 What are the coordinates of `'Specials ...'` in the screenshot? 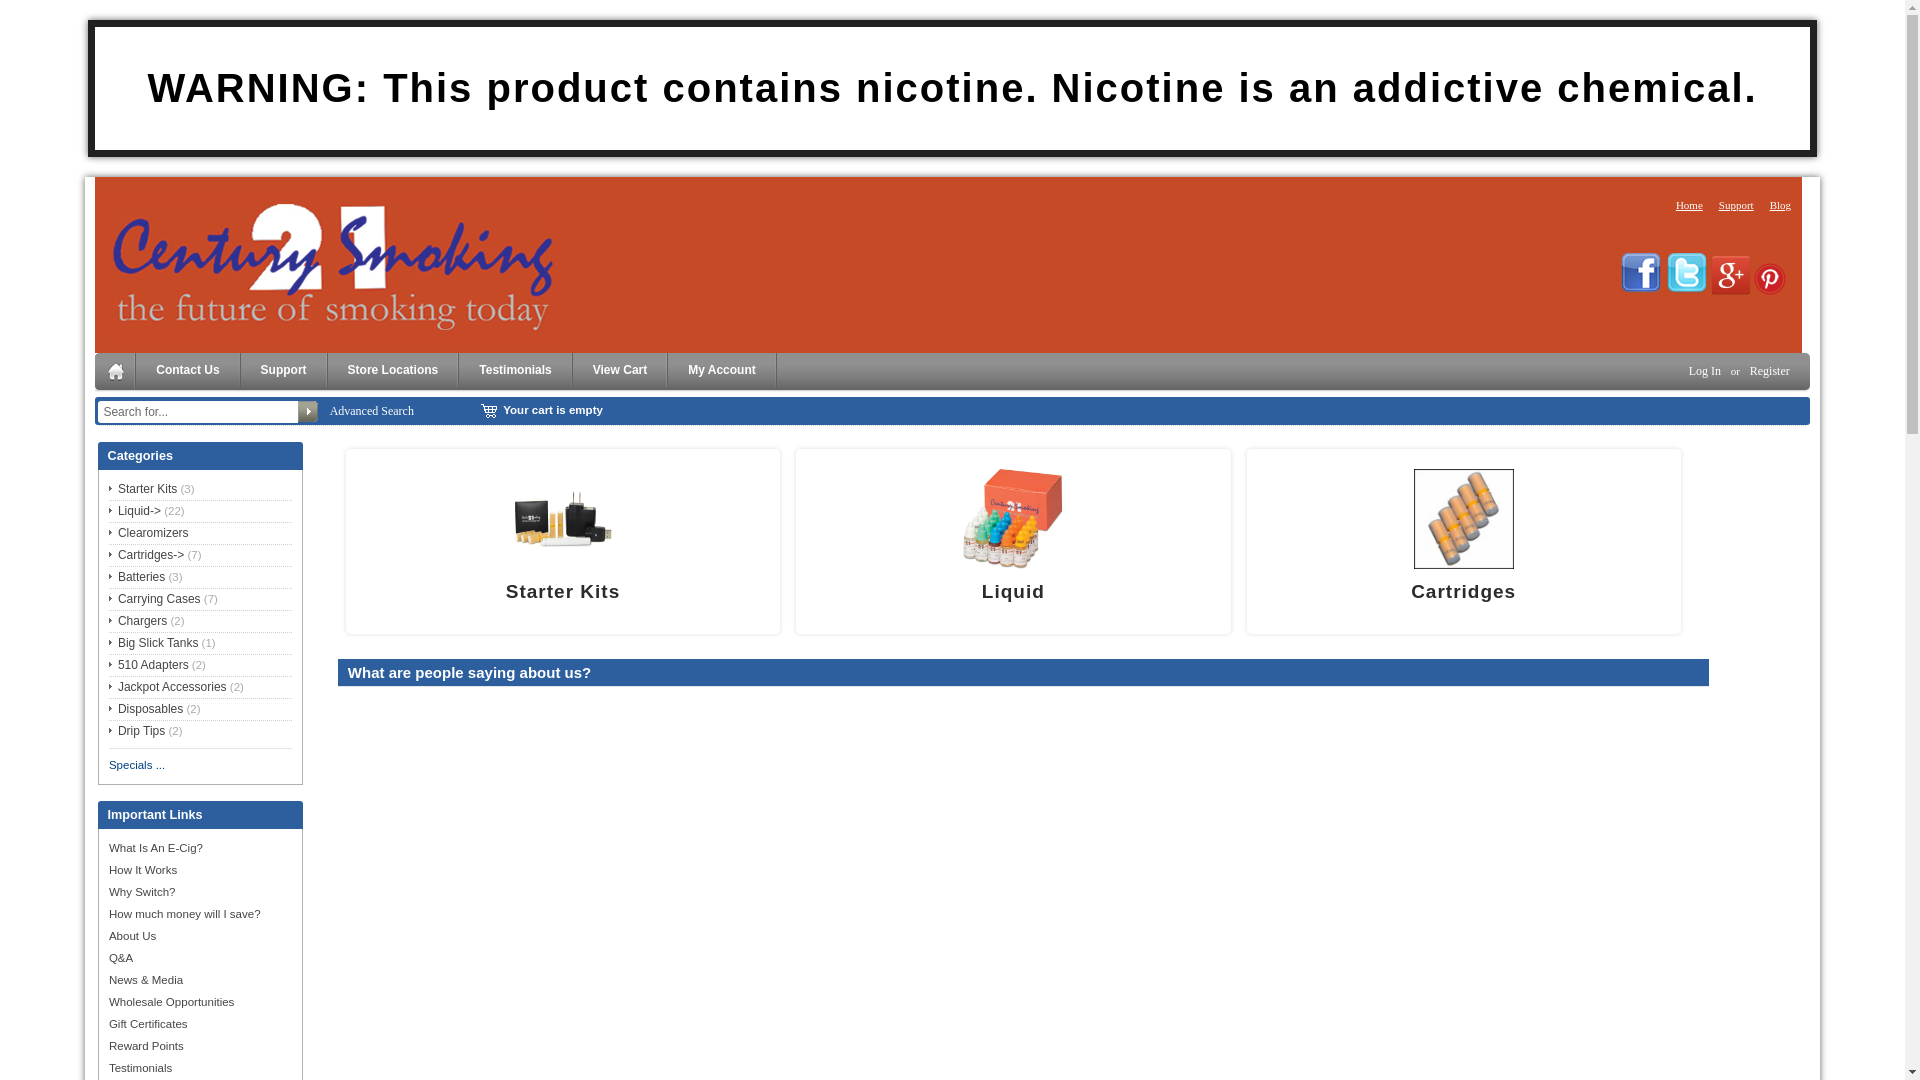 It's located at (136, 764).